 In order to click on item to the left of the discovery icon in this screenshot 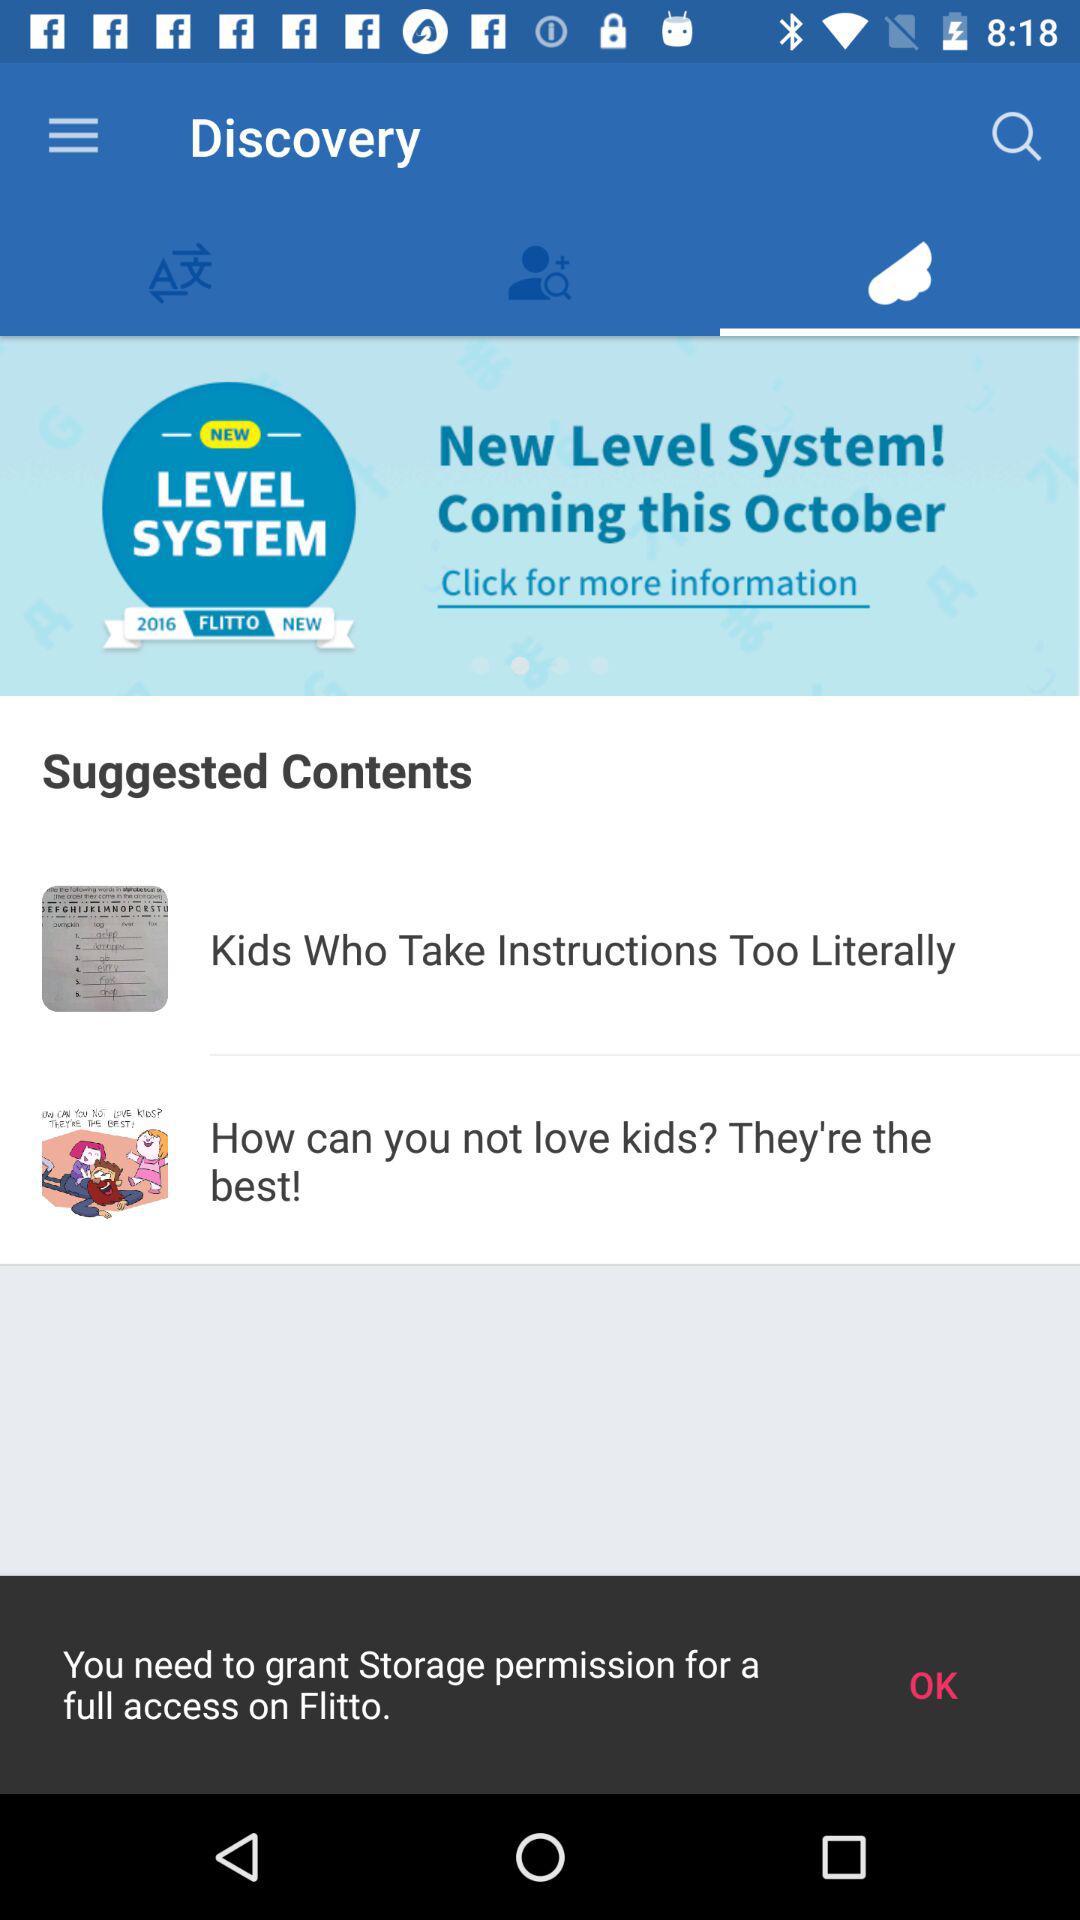, I will do `click(72, 135)`.